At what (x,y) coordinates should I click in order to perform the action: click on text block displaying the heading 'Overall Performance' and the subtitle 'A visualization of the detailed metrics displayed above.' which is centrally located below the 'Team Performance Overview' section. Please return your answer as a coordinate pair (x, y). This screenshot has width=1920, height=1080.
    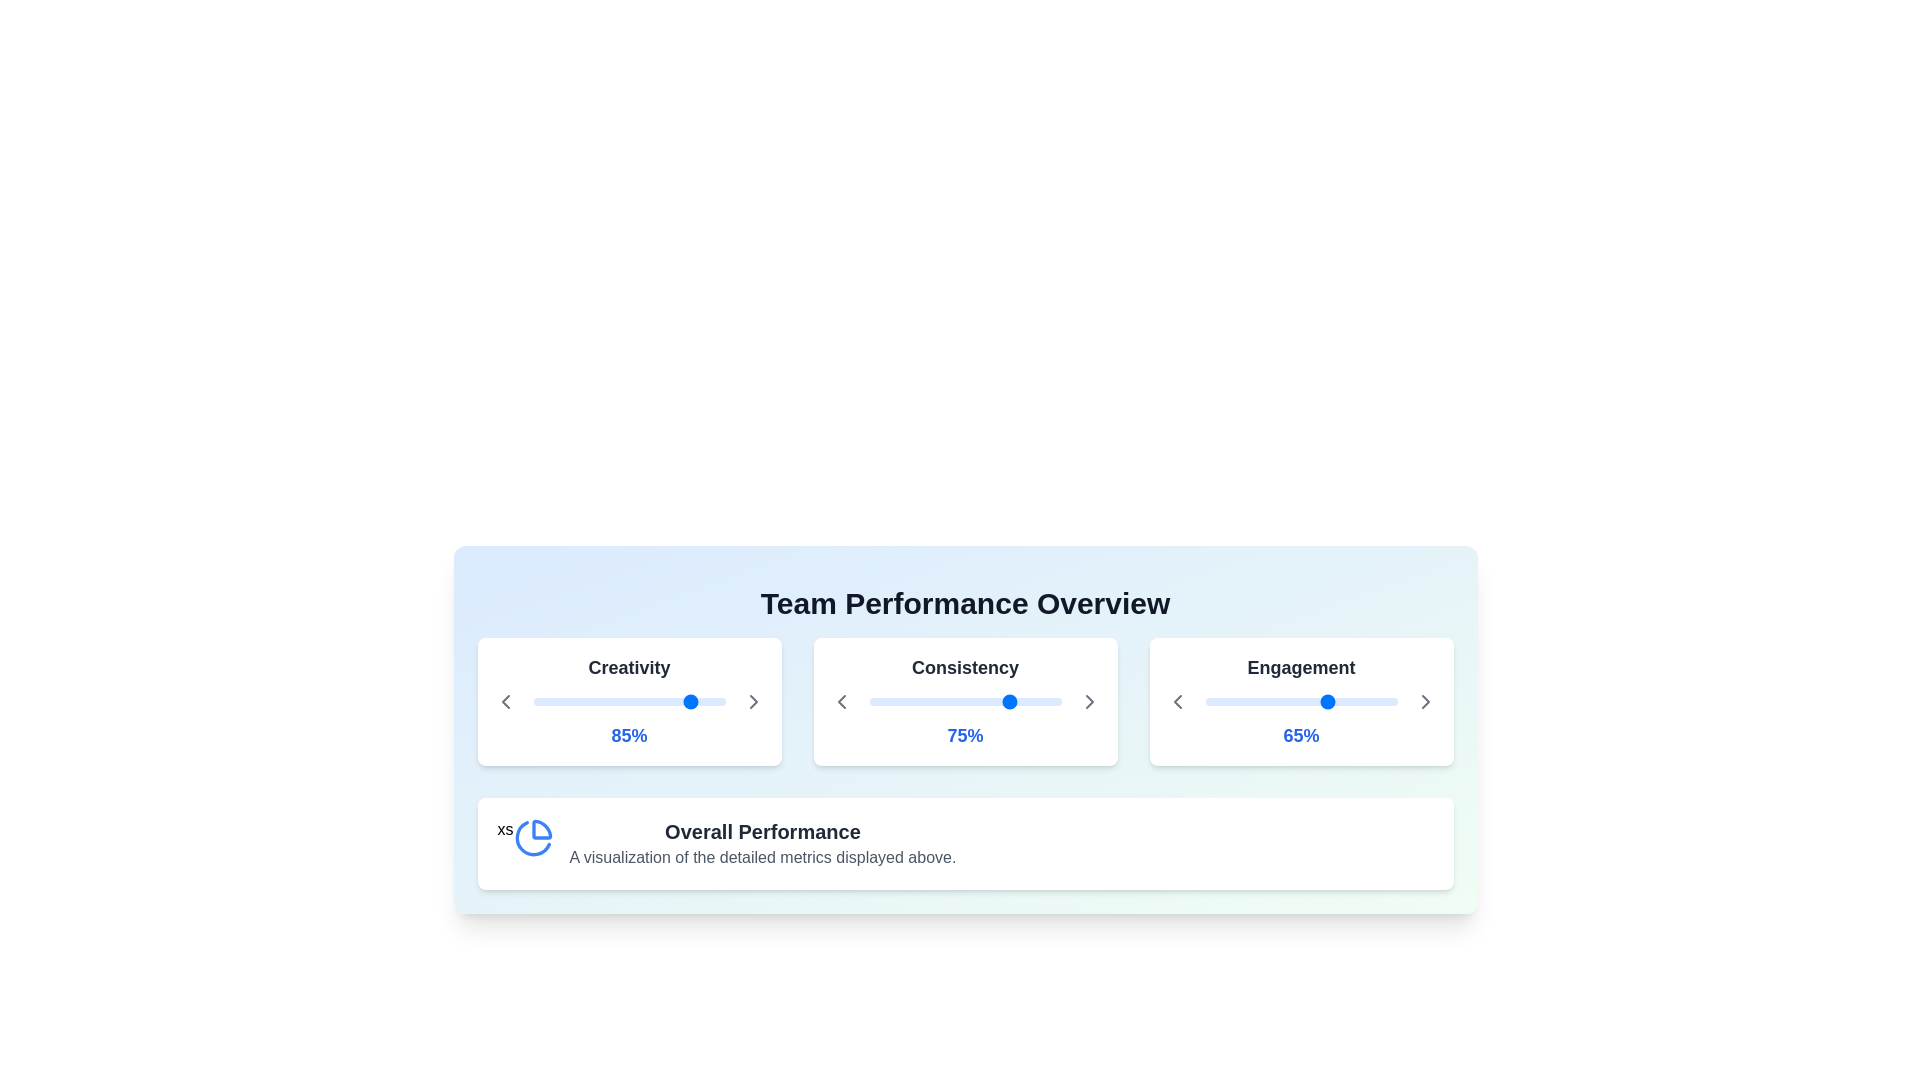
    Looking at the image, I should click on (762, 844).